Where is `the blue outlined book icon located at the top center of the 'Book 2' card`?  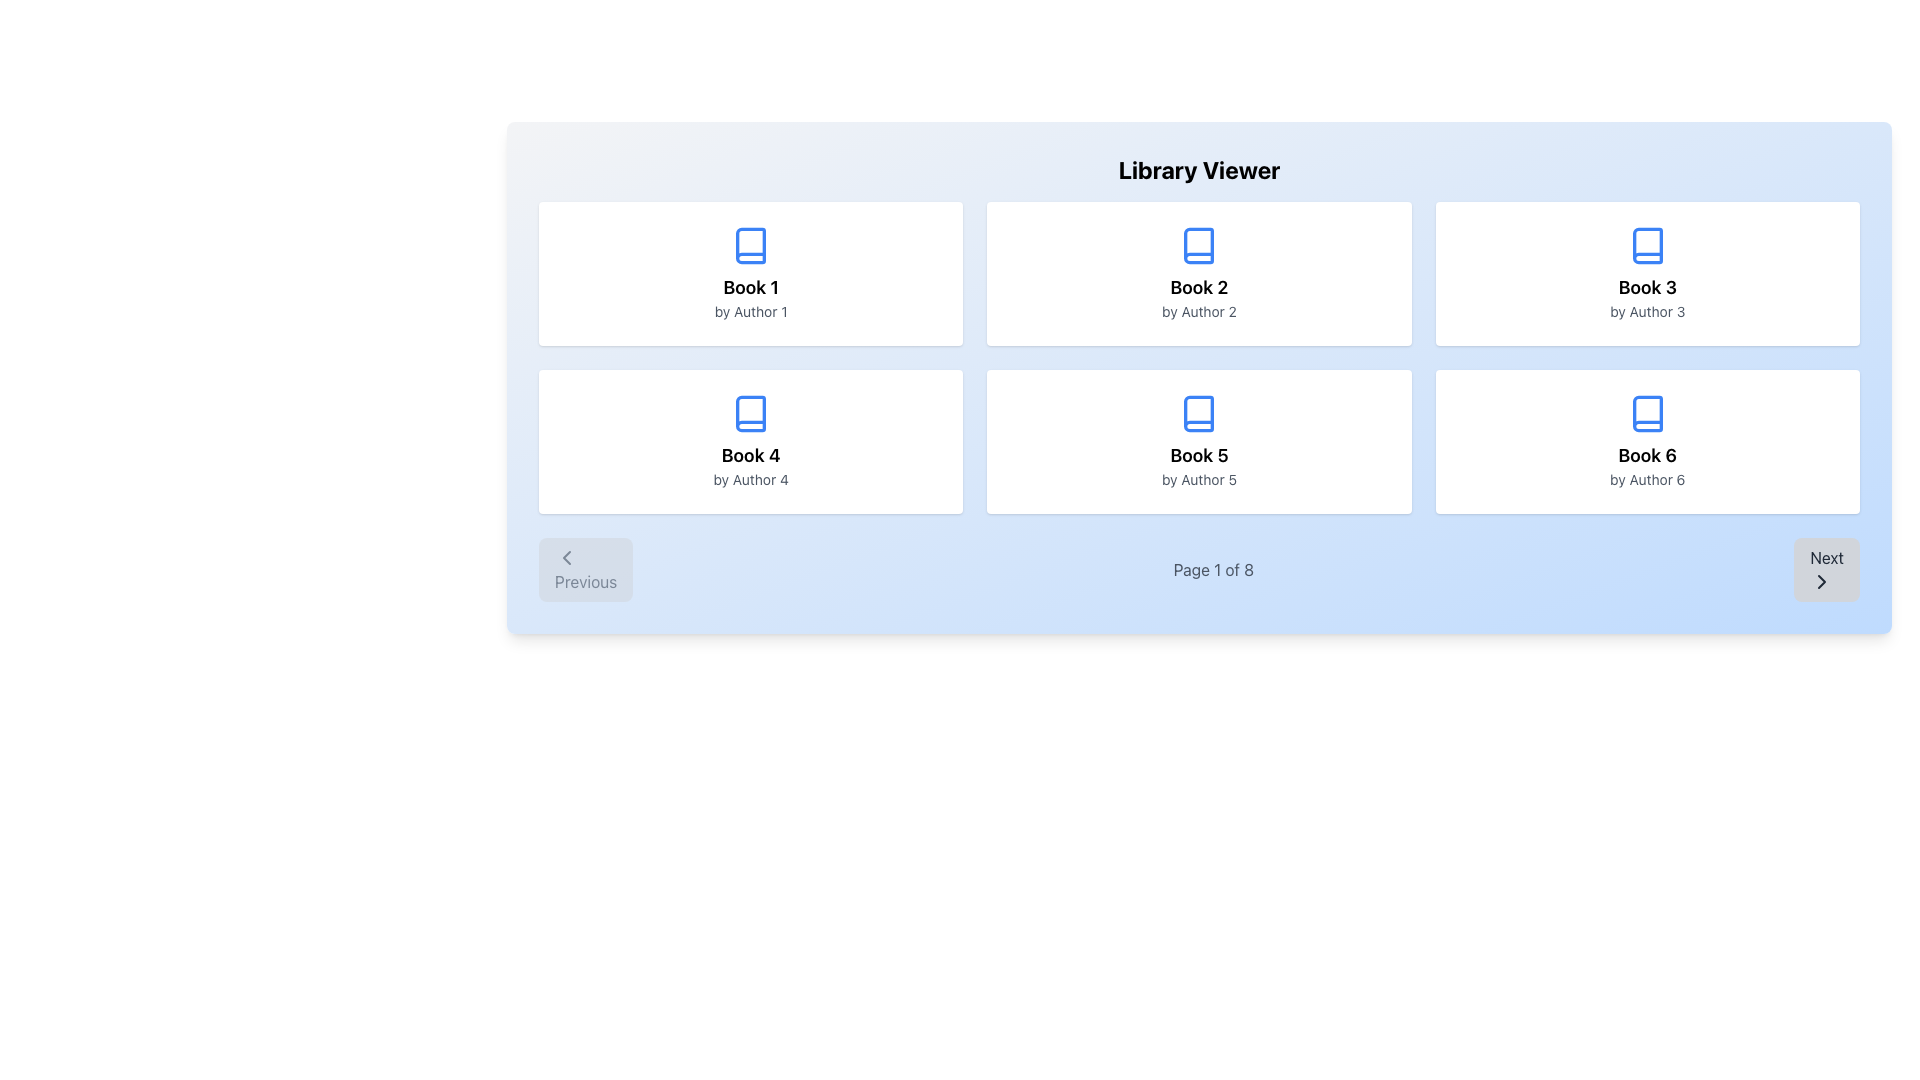 the blue outlined book icon located at the top center of the 'Book 2' card is located at coordinates (1199, 245).